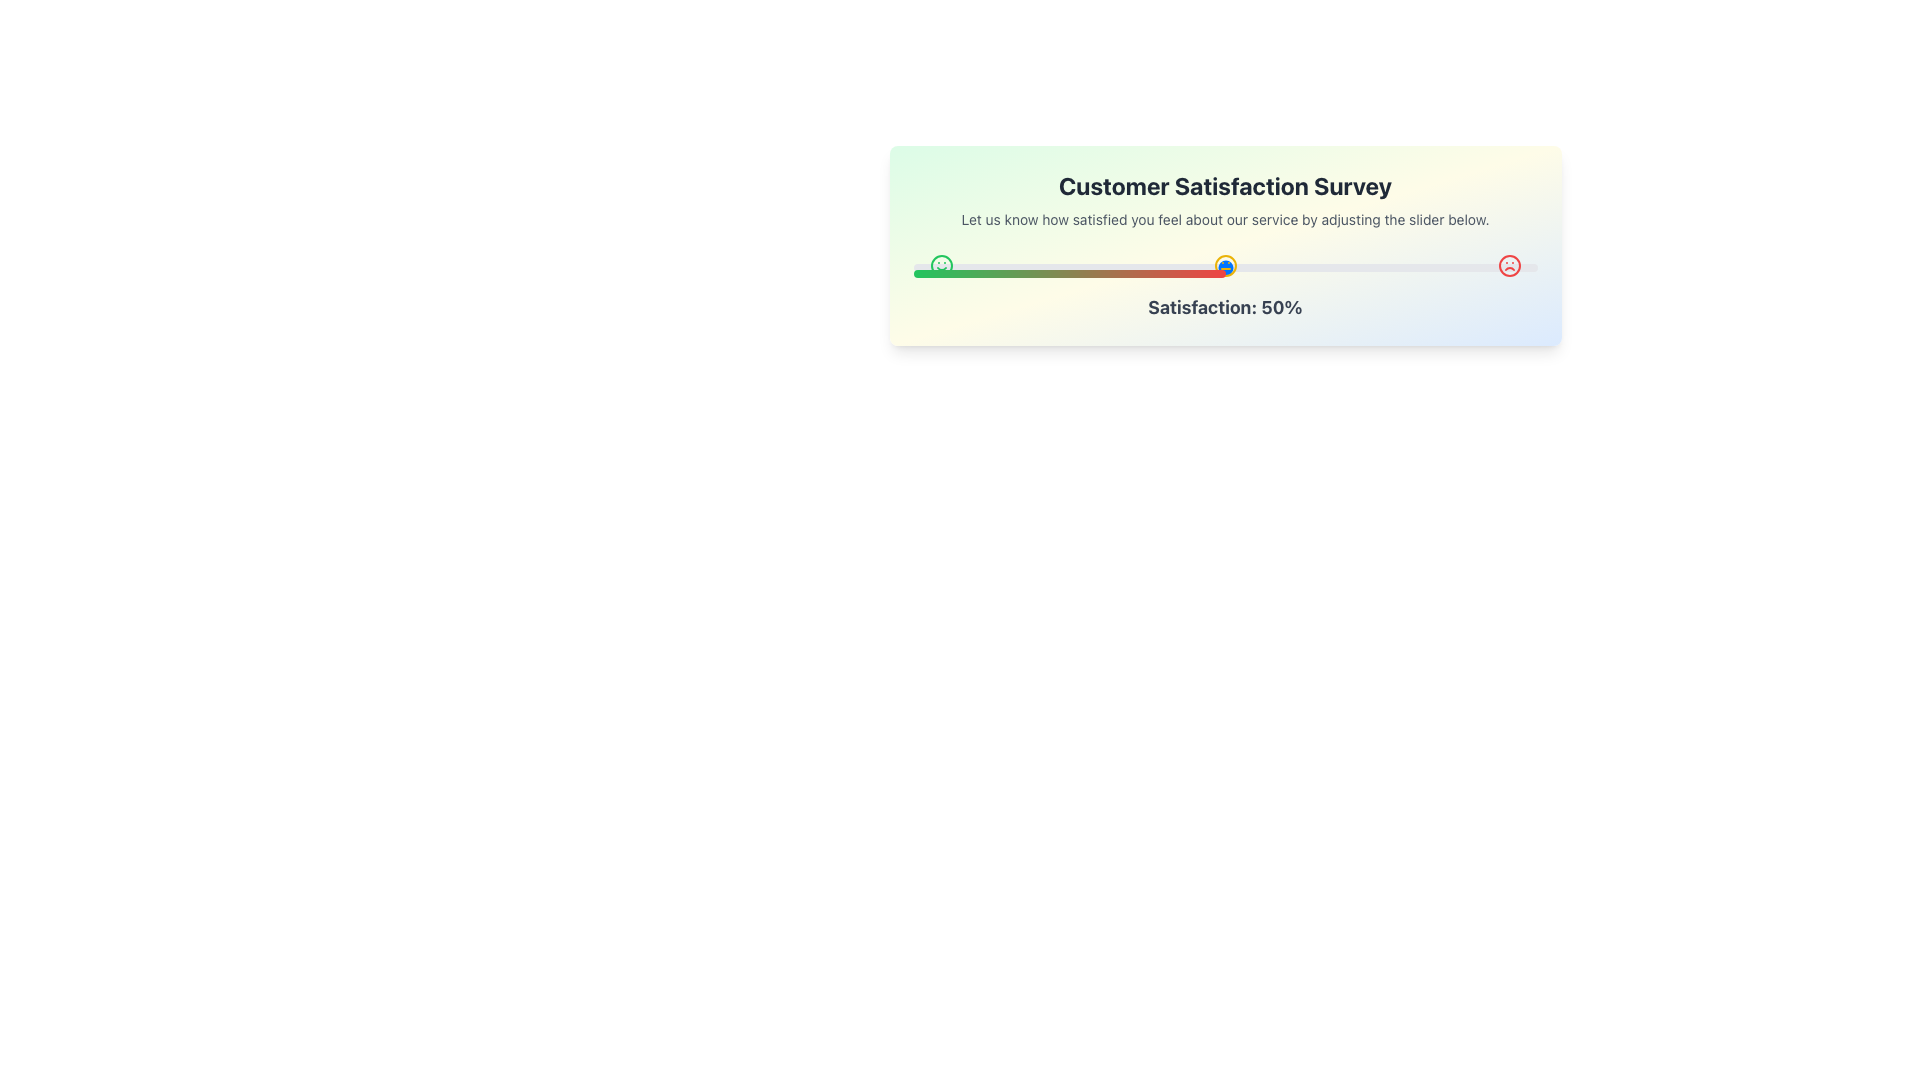 The height and width of the screenshot is (1080, 1920). Describe the element at coordinates (1475, 266) in the screenshot. I see `satisfaction level` at that location.